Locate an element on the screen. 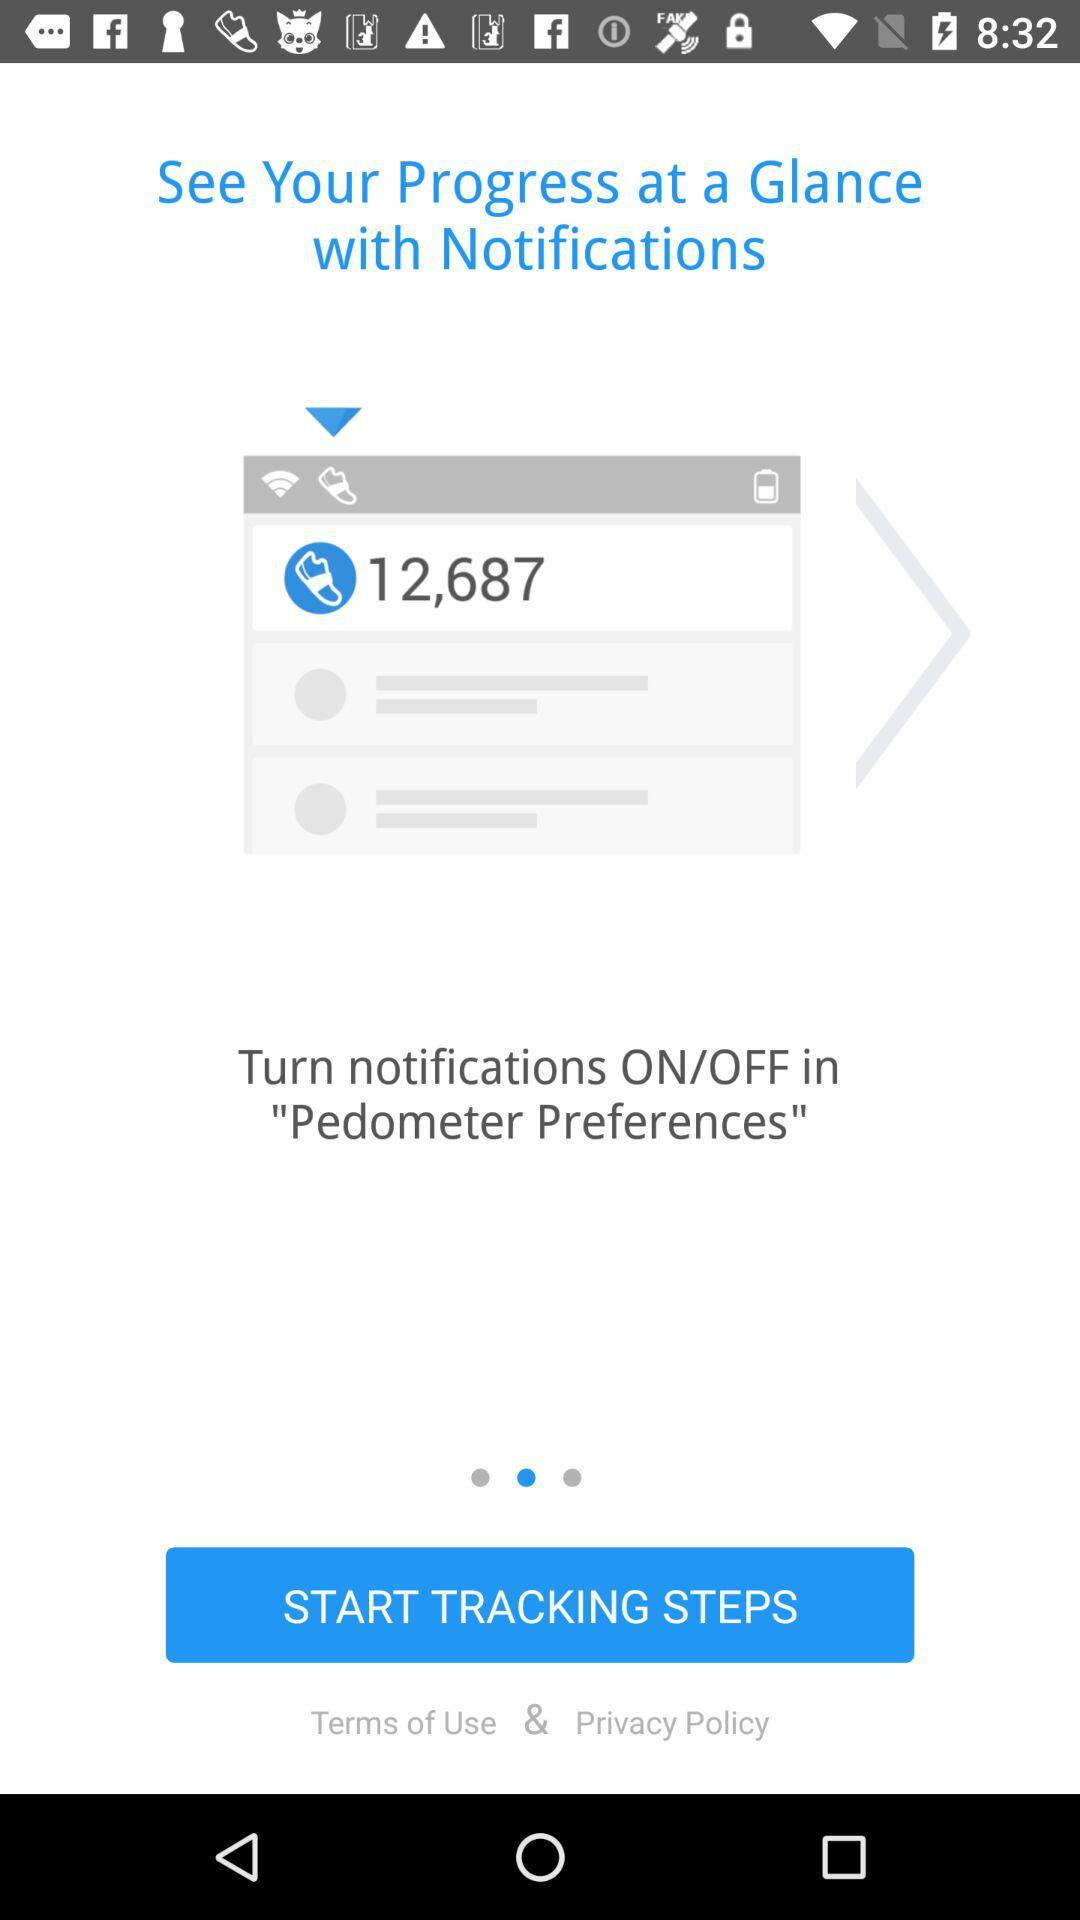 Image resolution: width=1080 pixels, height=1920 pixels. privacy policy icon is located at coordinates (672, 1720).